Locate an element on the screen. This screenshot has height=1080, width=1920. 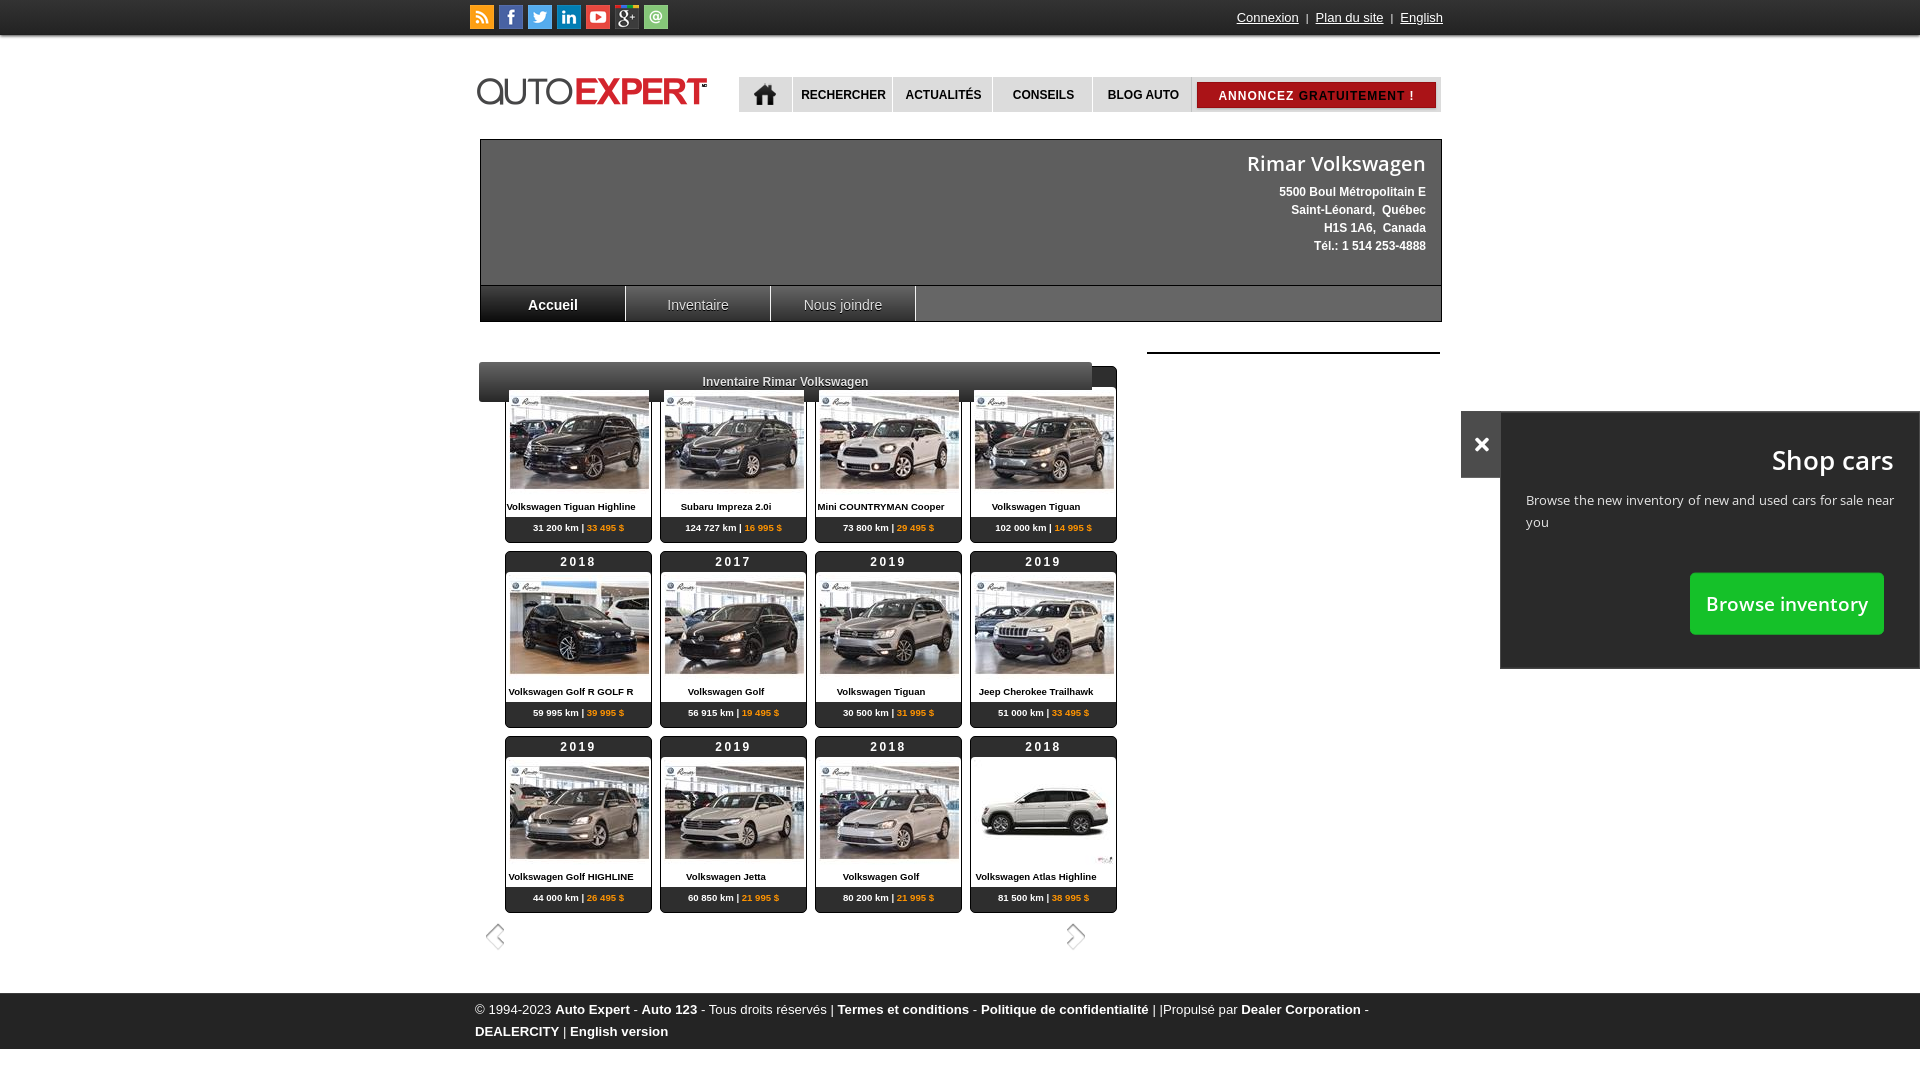
'Nous joindre' is located at coordinates (843, 303).